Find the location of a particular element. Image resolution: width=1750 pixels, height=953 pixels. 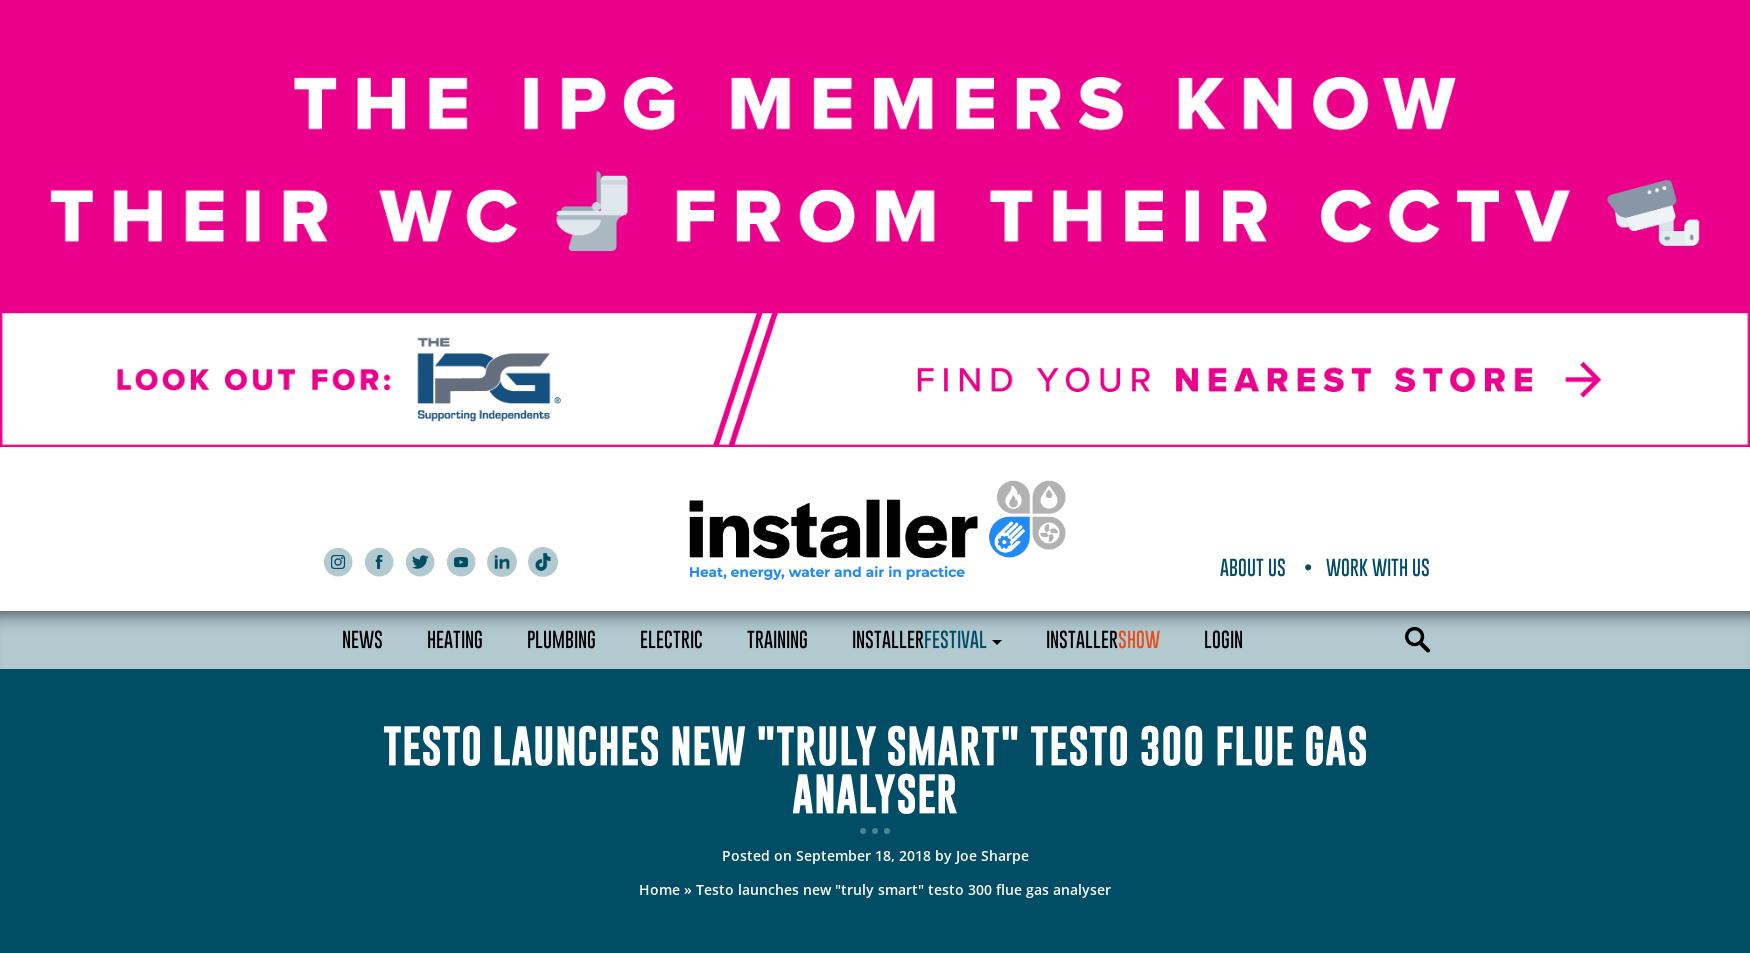

'Plumbing' is located at coordinates (560, 639).